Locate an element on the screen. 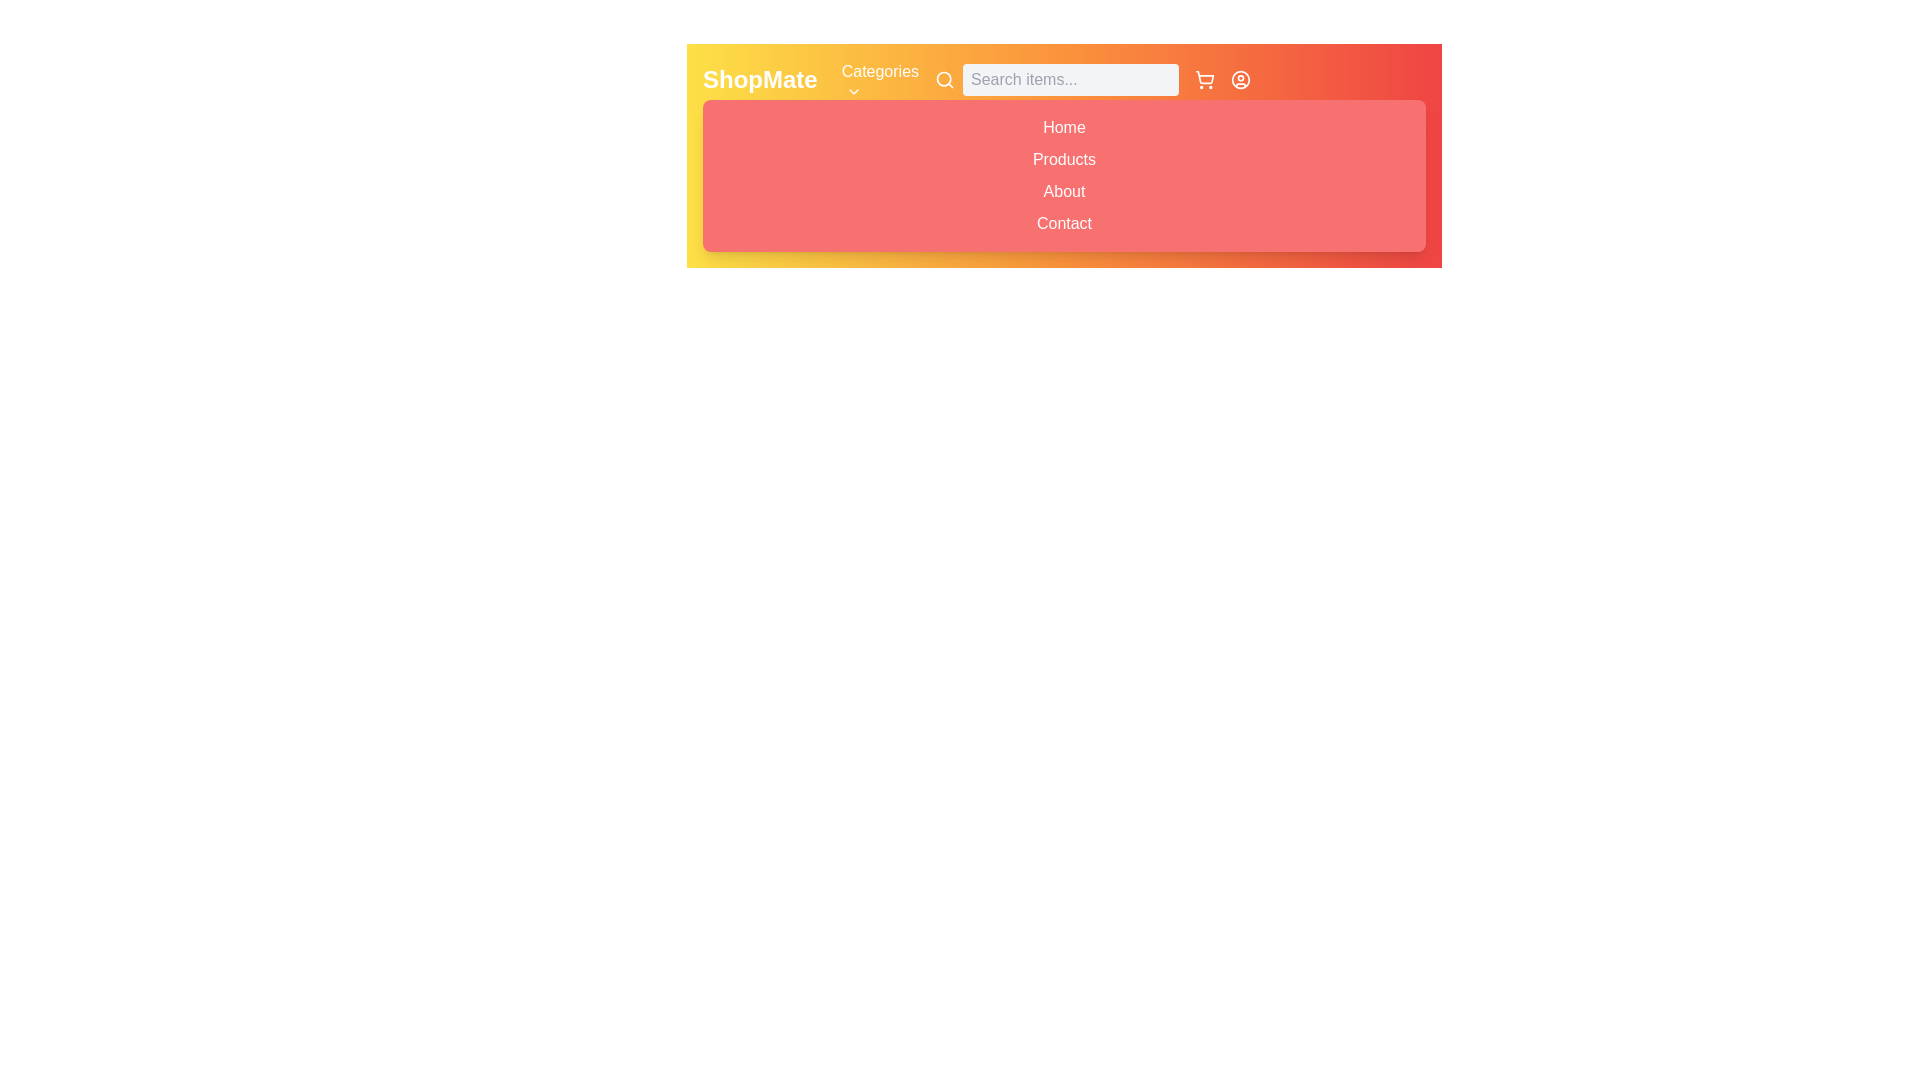 The height and width of the screenshot is (1080, 1920). the SVG Circle that is part of the search icon, located to the right of the 'Categories' button and just to the left of the search input field in the top navigation bar is located at coordinates (943, 78).